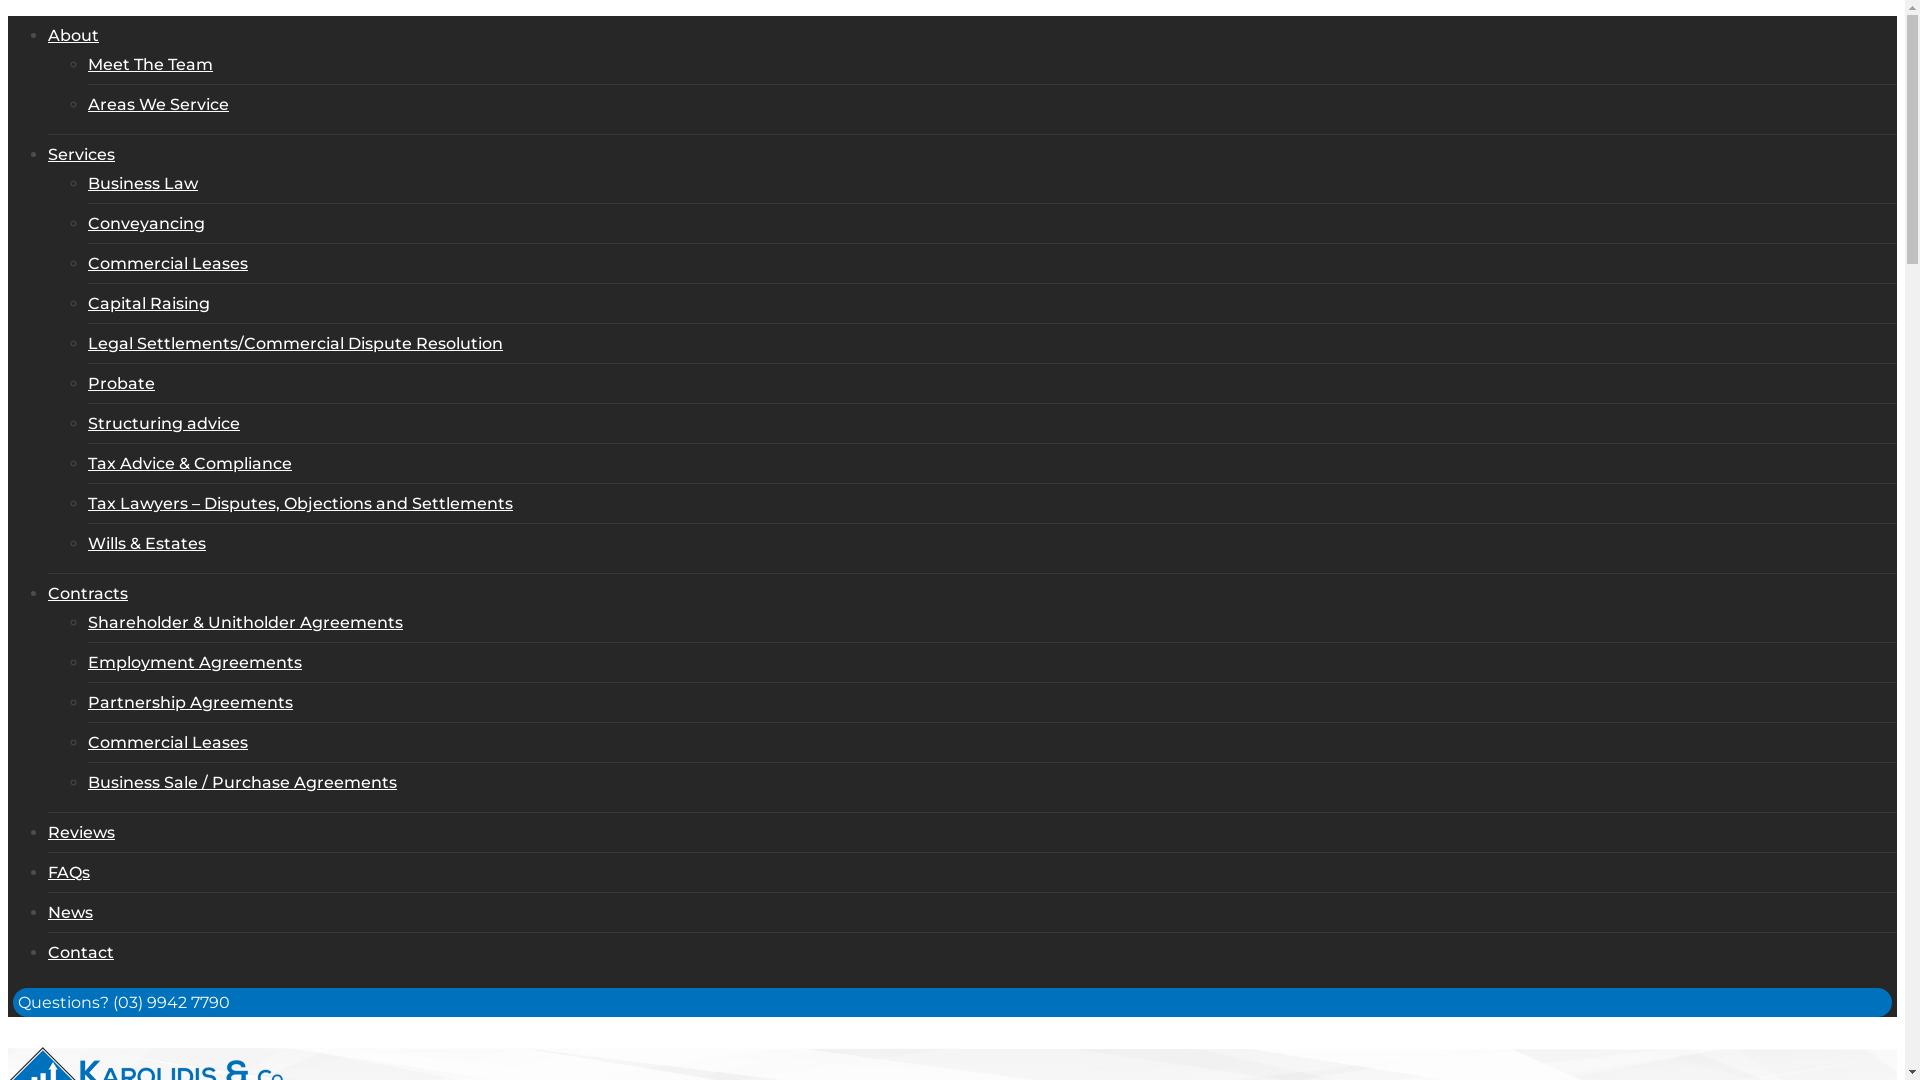 This screenshot has height=1080, width=1920. What do you see at coordinates (70, 912) in the screenshot?
I see `'News'` at bounding box center [70, 912].